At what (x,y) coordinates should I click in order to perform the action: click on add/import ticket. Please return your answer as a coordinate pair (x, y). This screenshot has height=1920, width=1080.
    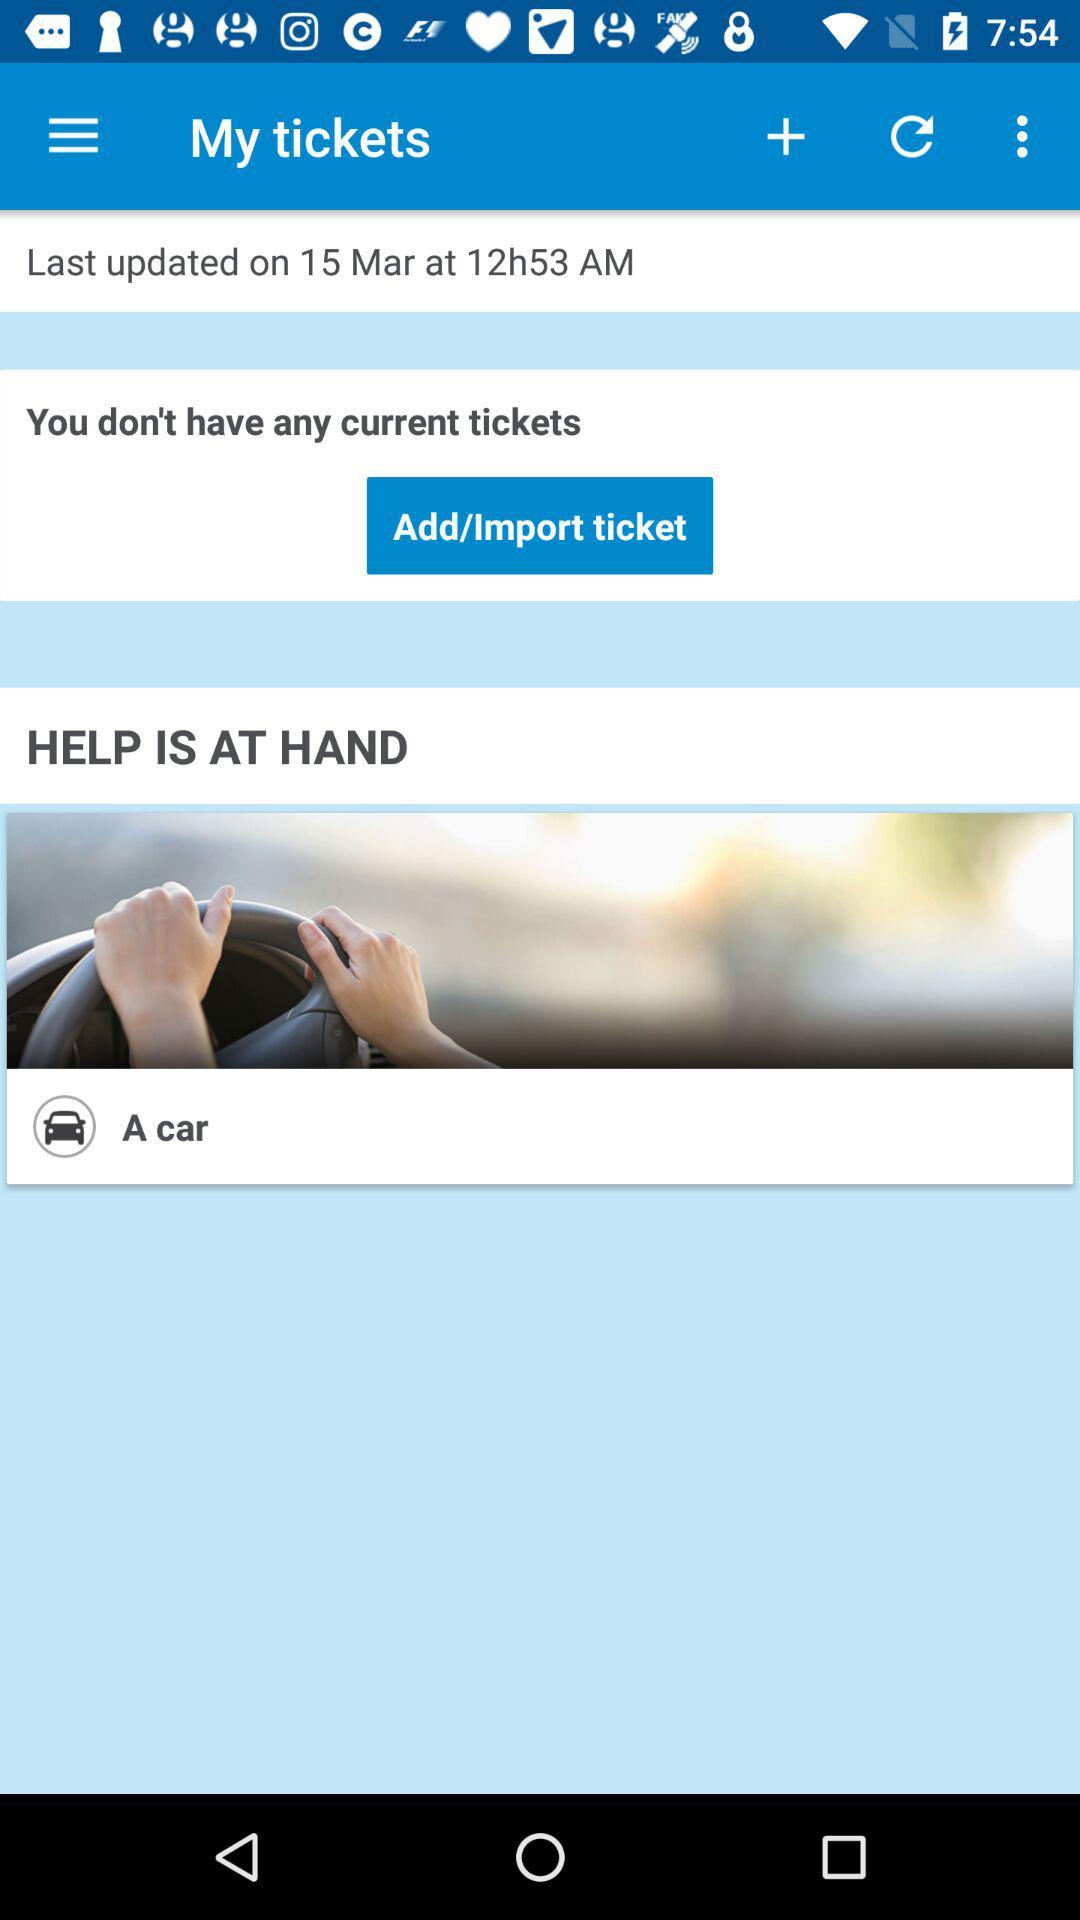
    Looking at the image, I should click on (540, 525).